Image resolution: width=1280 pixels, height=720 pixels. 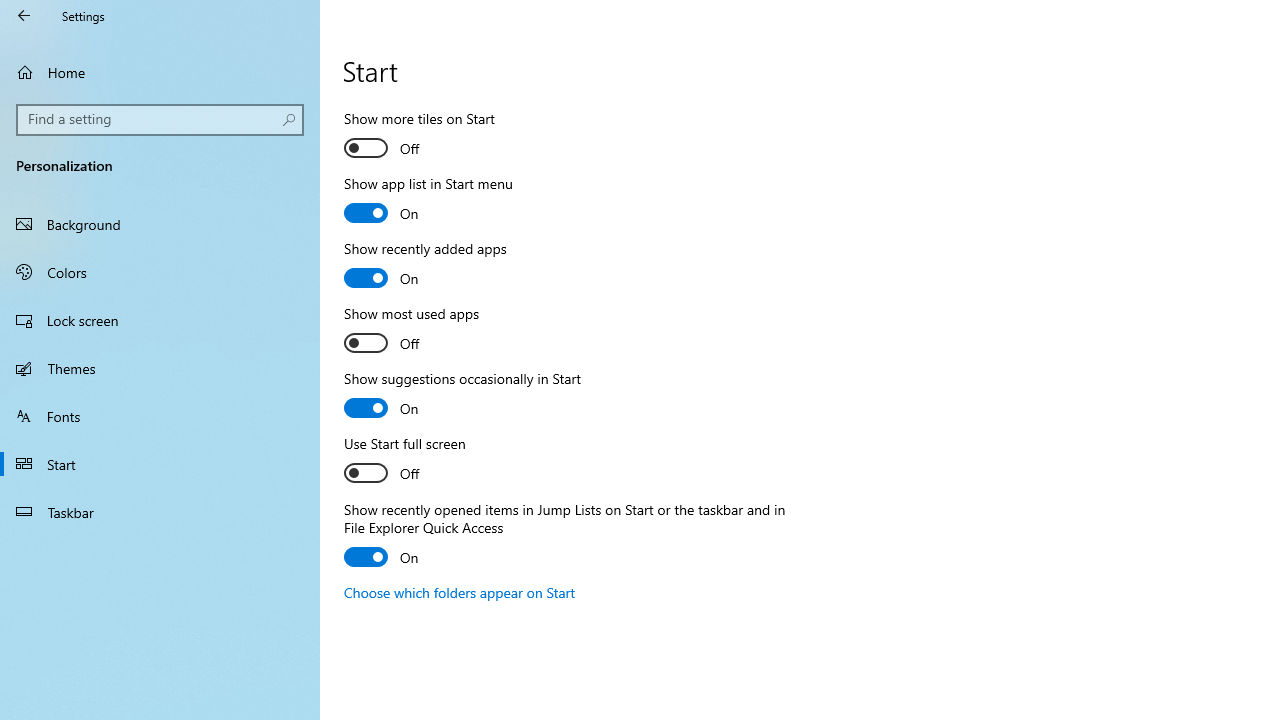 I want to click on 'Taskbar', so click(x=160, y=510).